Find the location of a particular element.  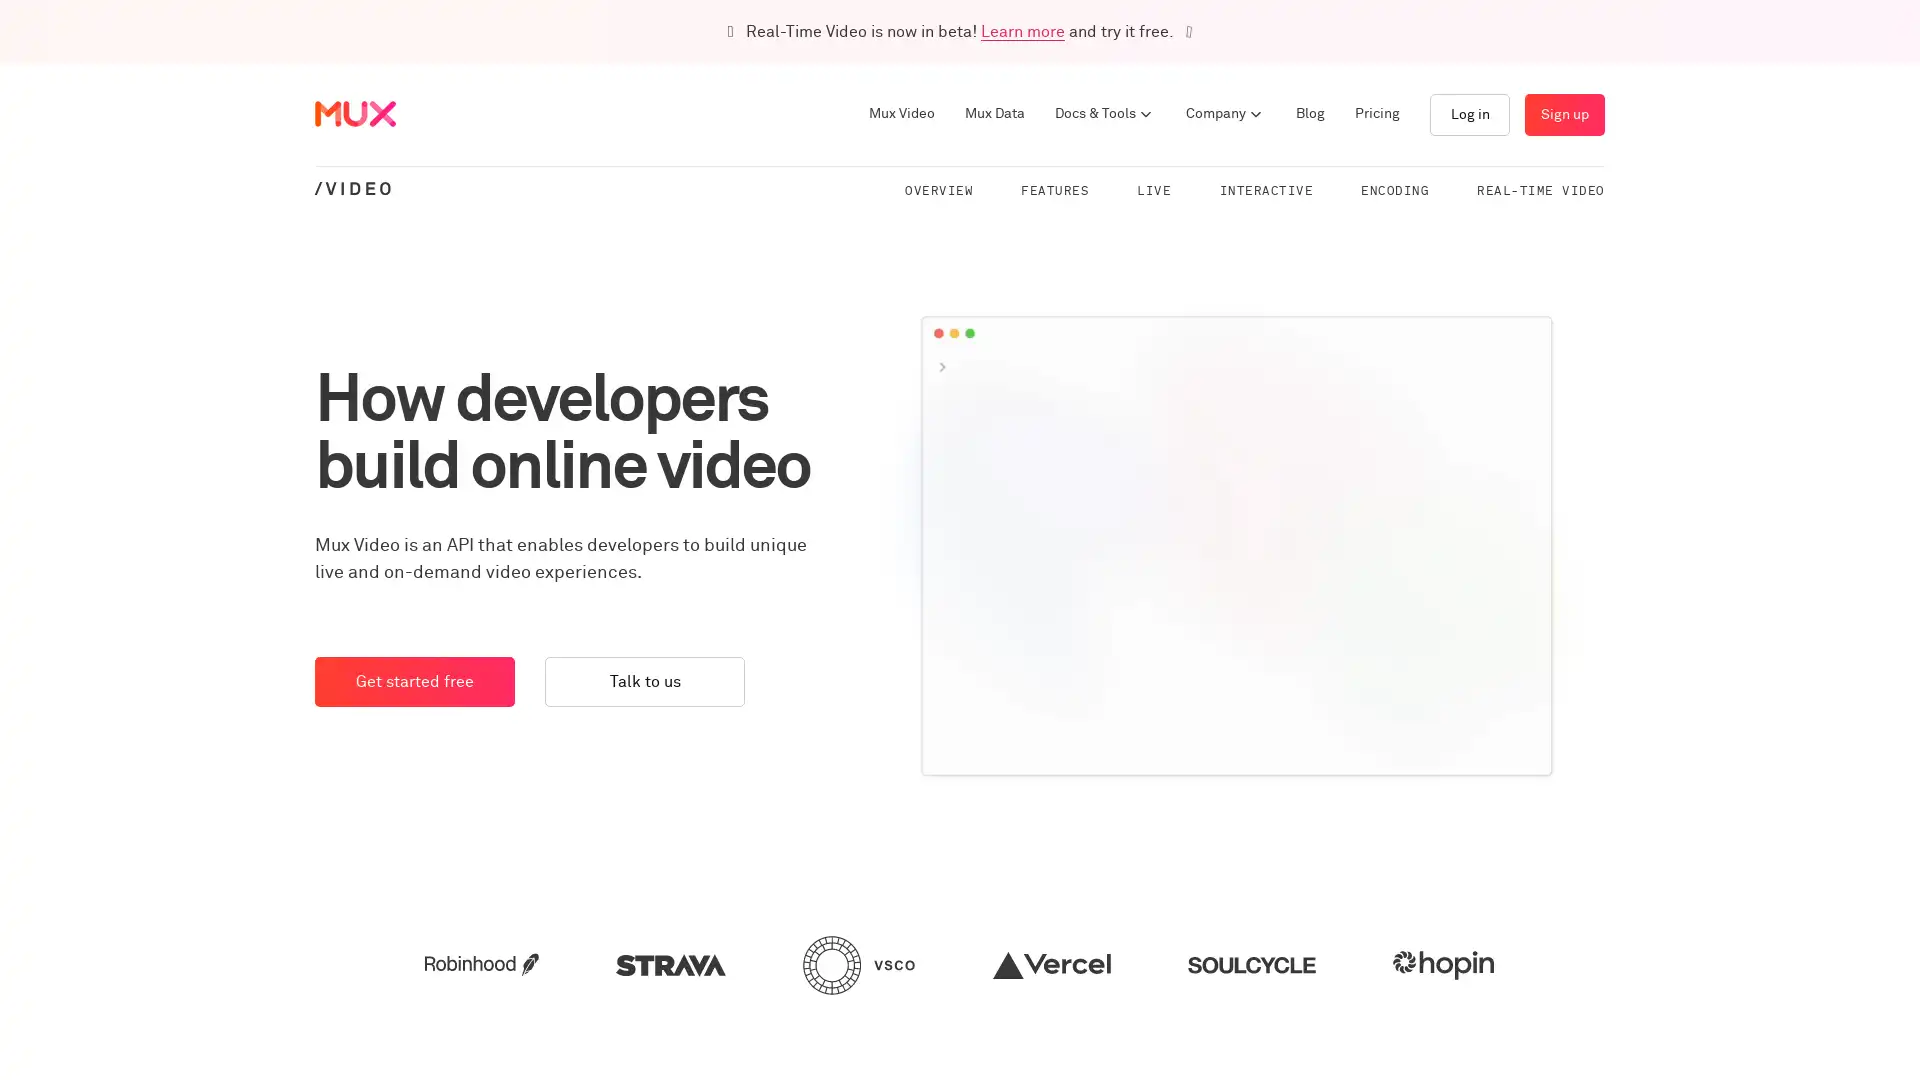

Company is located at coordinates (1224, 114).